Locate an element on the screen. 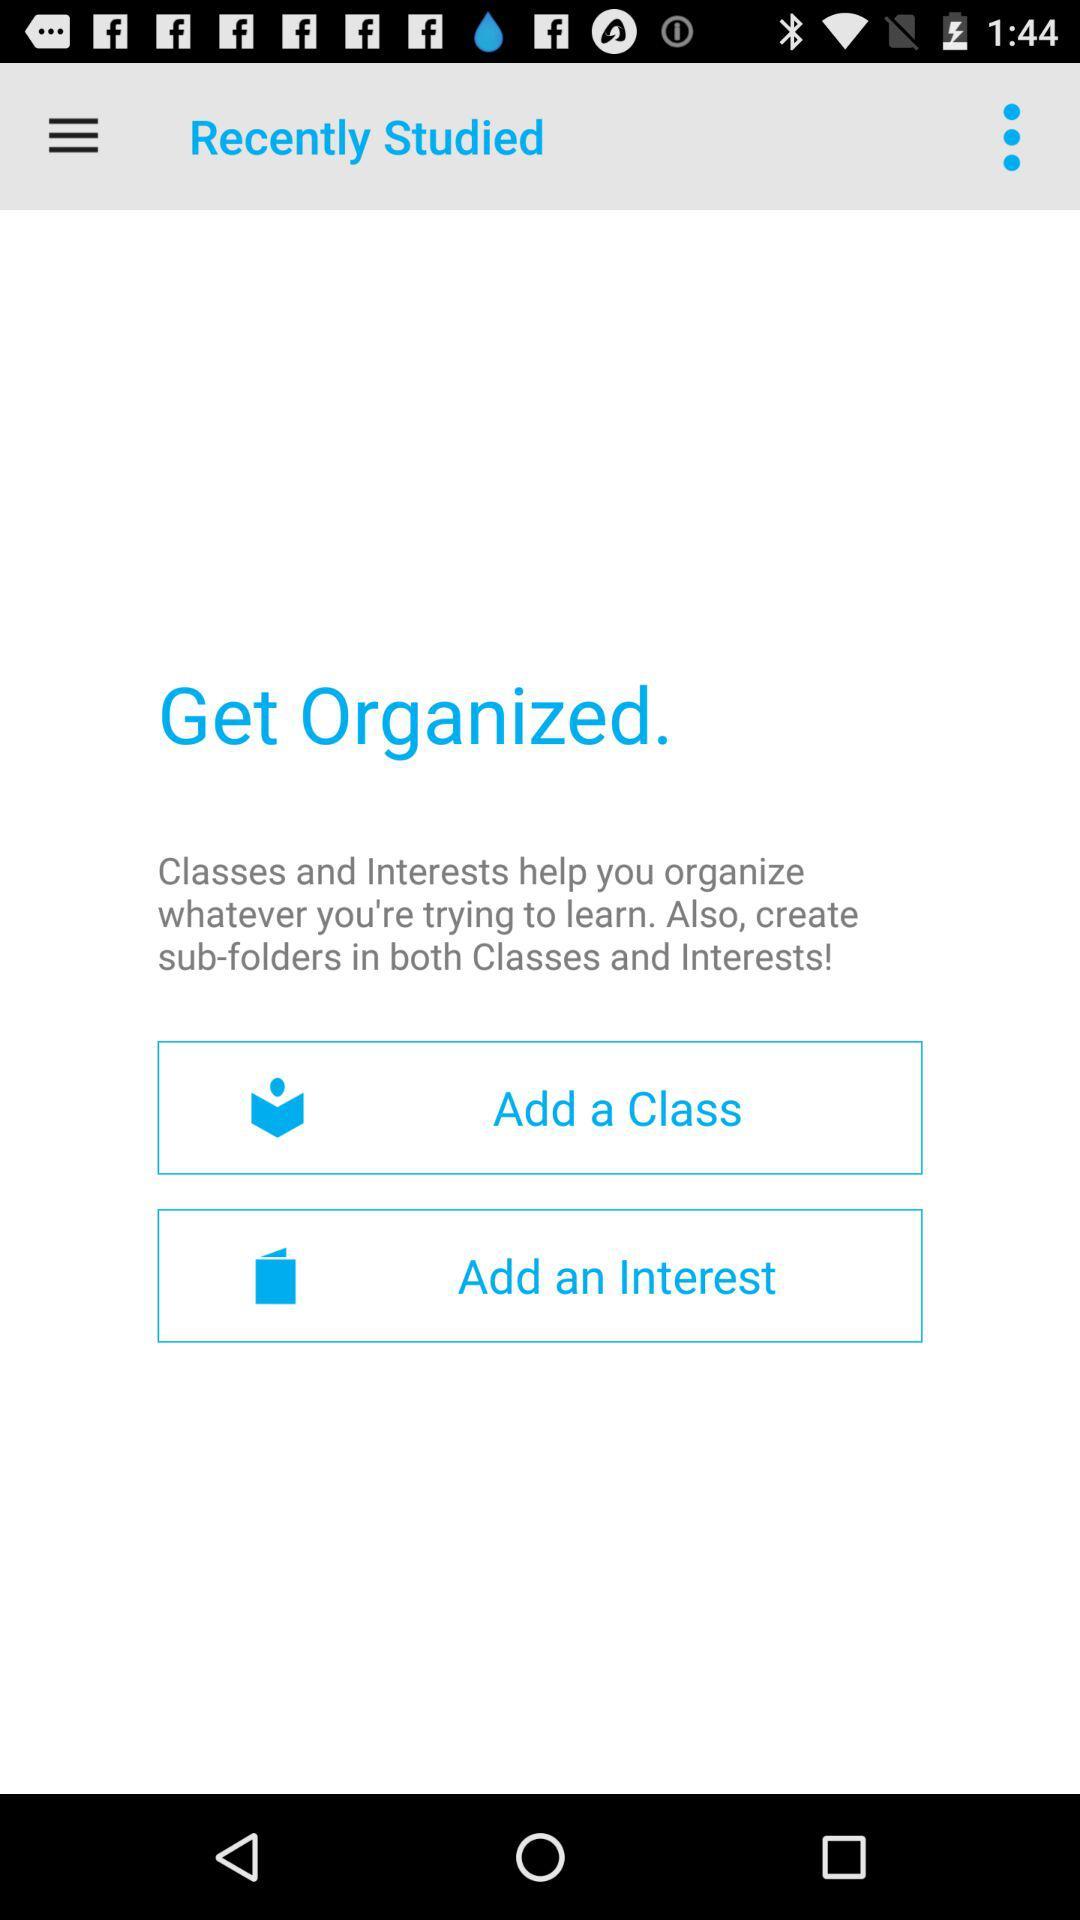 The width and height of the screenshot is (1080, 1920). the add a class is located at coordinates (540, 1106).